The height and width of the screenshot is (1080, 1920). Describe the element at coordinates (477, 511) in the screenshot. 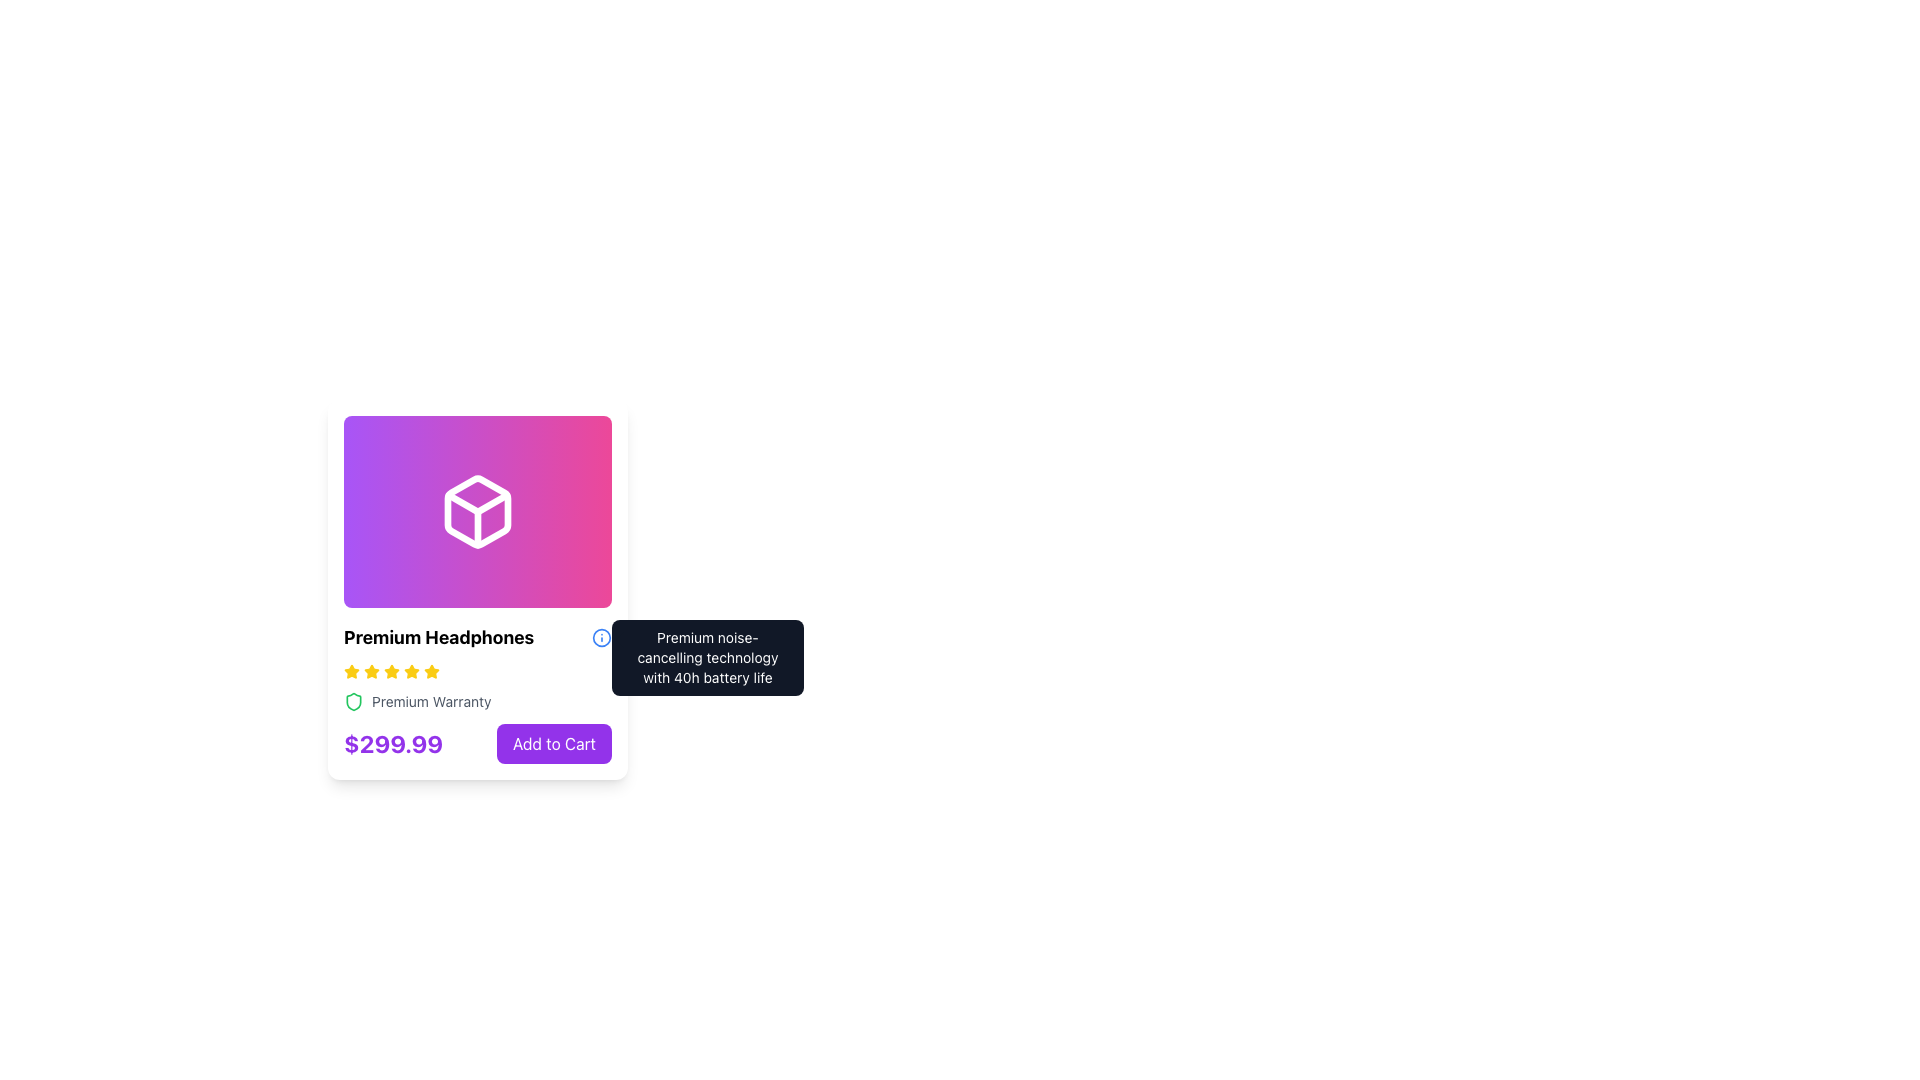

I see `the decorative icon located at the center of the card component, which is positioned directly above the textual content and other UI elements` at that location.